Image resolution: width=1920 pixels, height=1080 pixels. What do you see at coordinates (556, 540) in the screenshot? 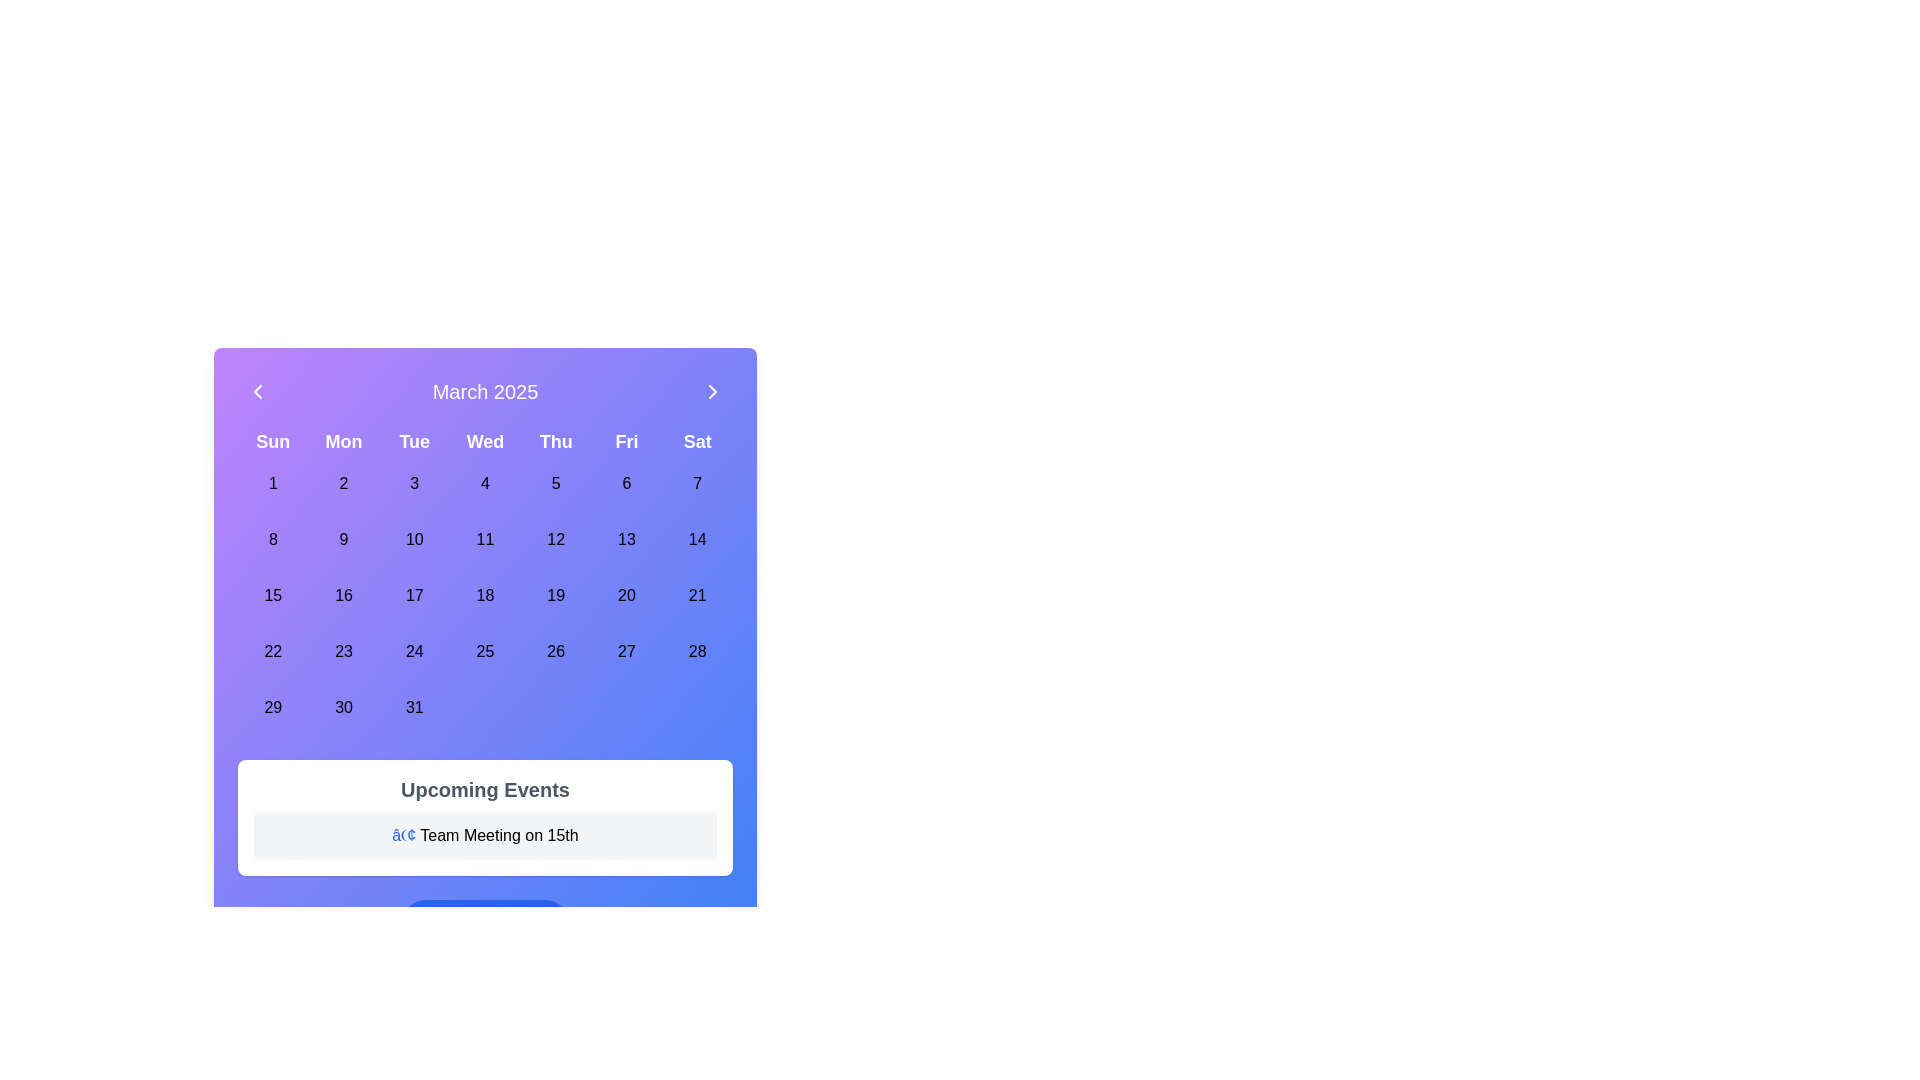
I see `the button representing the date '12'` at bounding box center [556, 540].